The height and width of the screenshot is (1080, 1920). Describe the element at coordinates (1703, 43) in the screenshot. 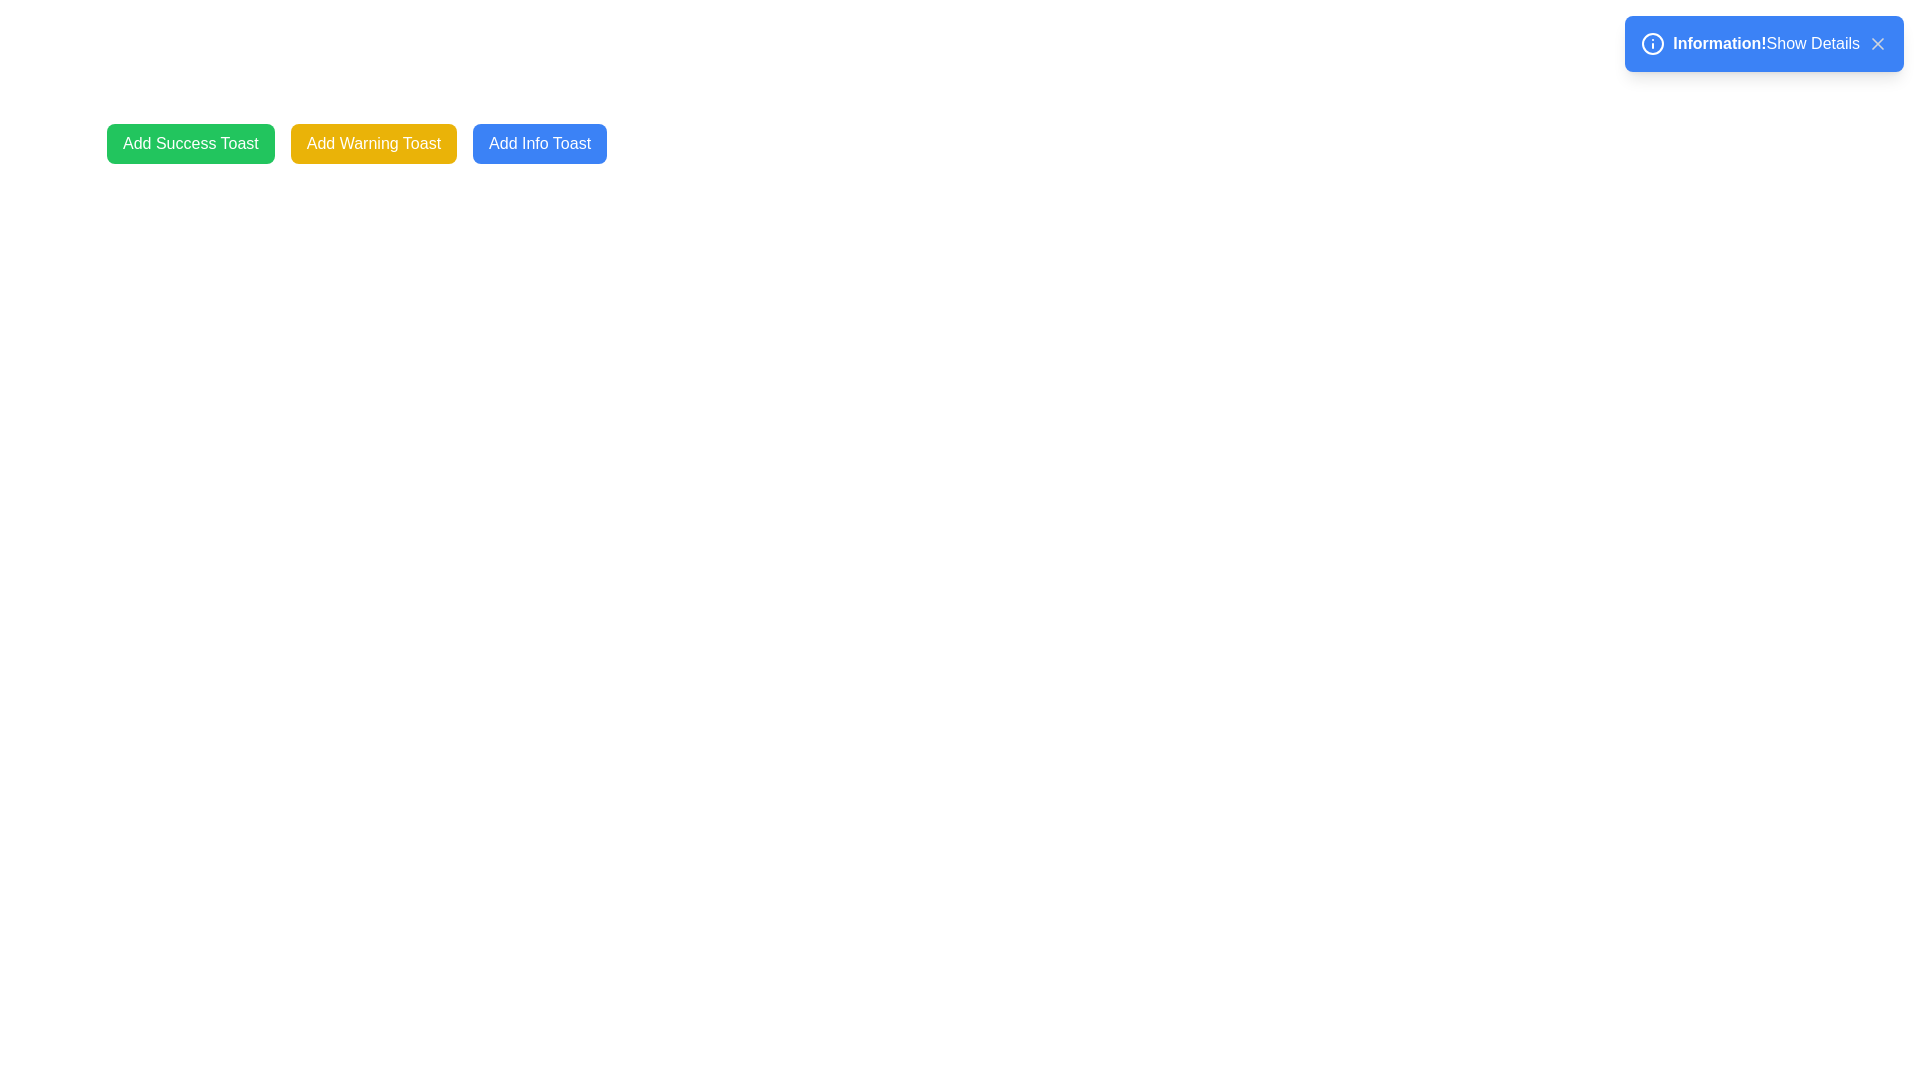

I see `the 'Information!' text label with an icon, which features a circular 'i' icon on a blue rectangular background, located in the top right corner of the layout` at that location.